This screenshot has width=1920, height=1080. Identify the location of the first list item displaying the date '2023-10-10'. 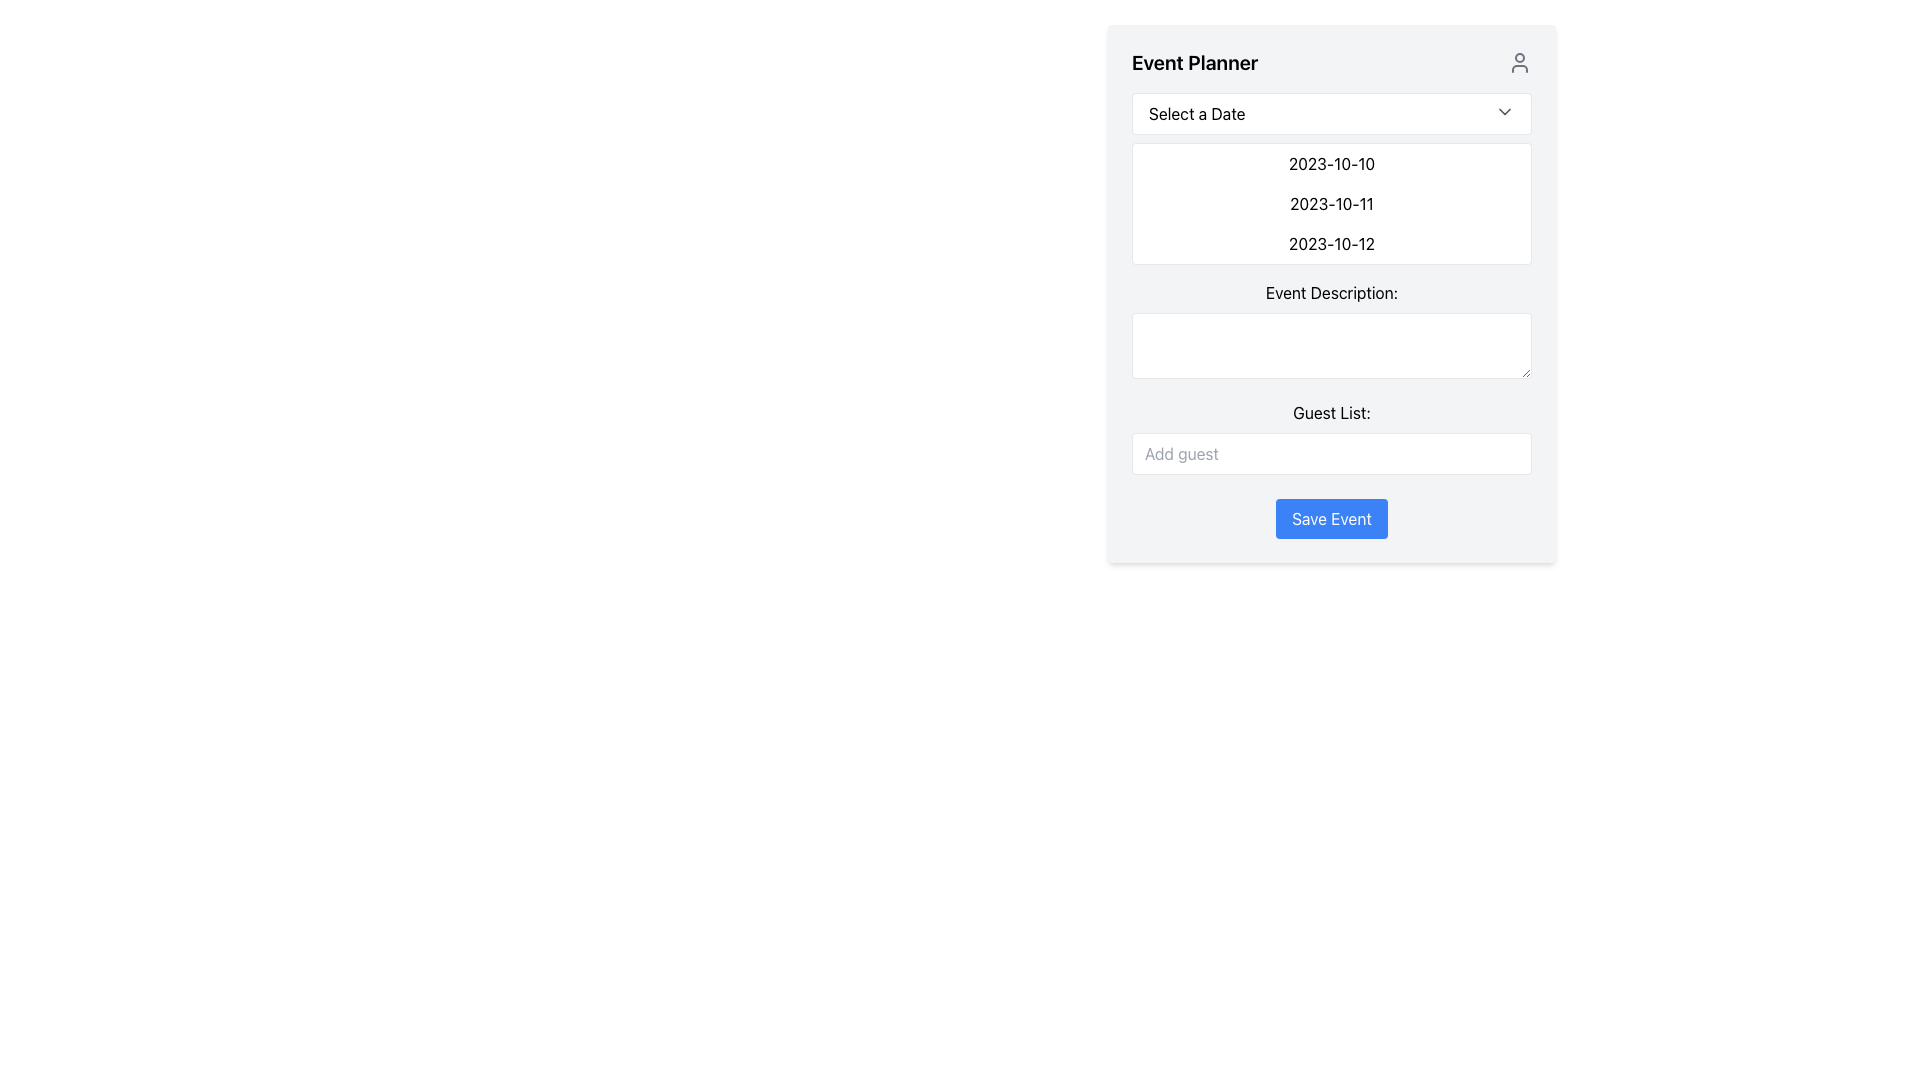
(1331, 163).